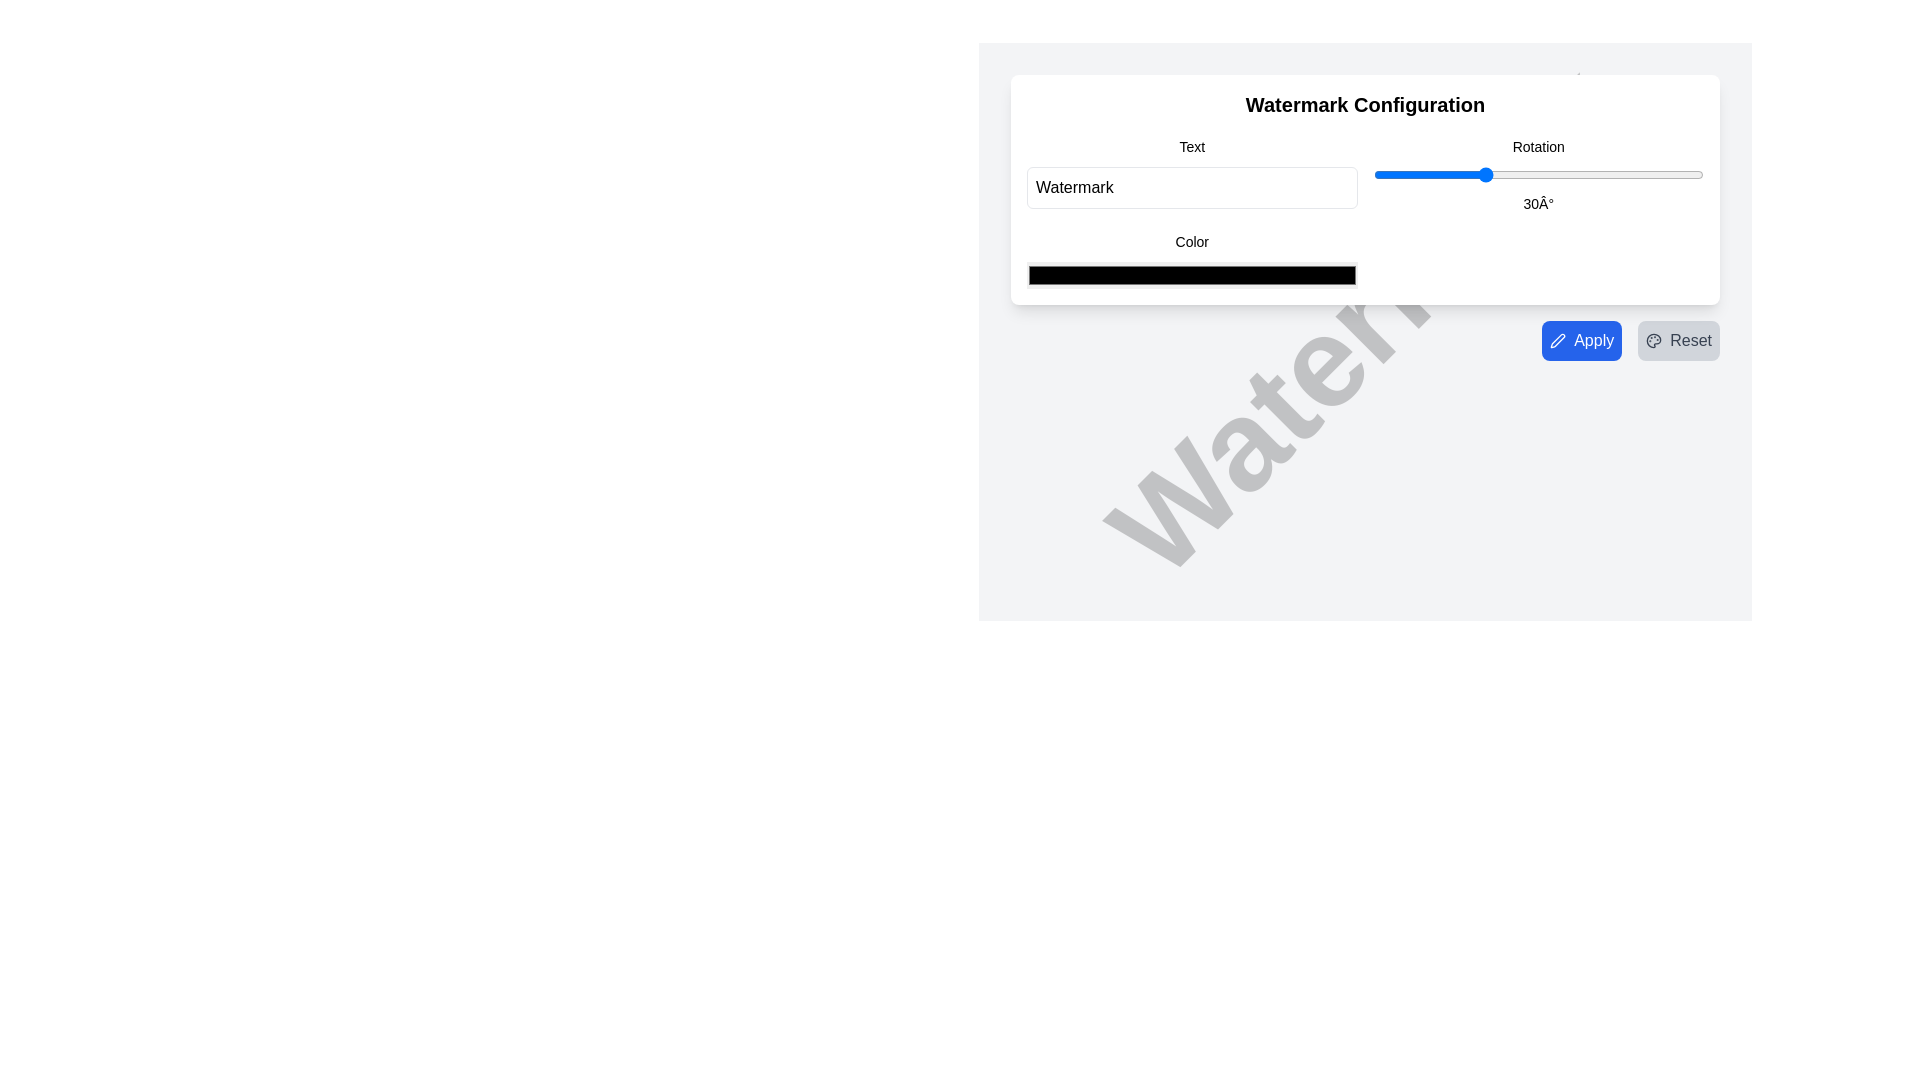 This screenshot has width=1920, height=1080. I want to click on the 'Apply' button, which is a rectangular button with rounded corners, a vivid blue background, and white text, located in the bottom-right corner of the content area just below 'Watermark Configuration.', so click(1581, 339).